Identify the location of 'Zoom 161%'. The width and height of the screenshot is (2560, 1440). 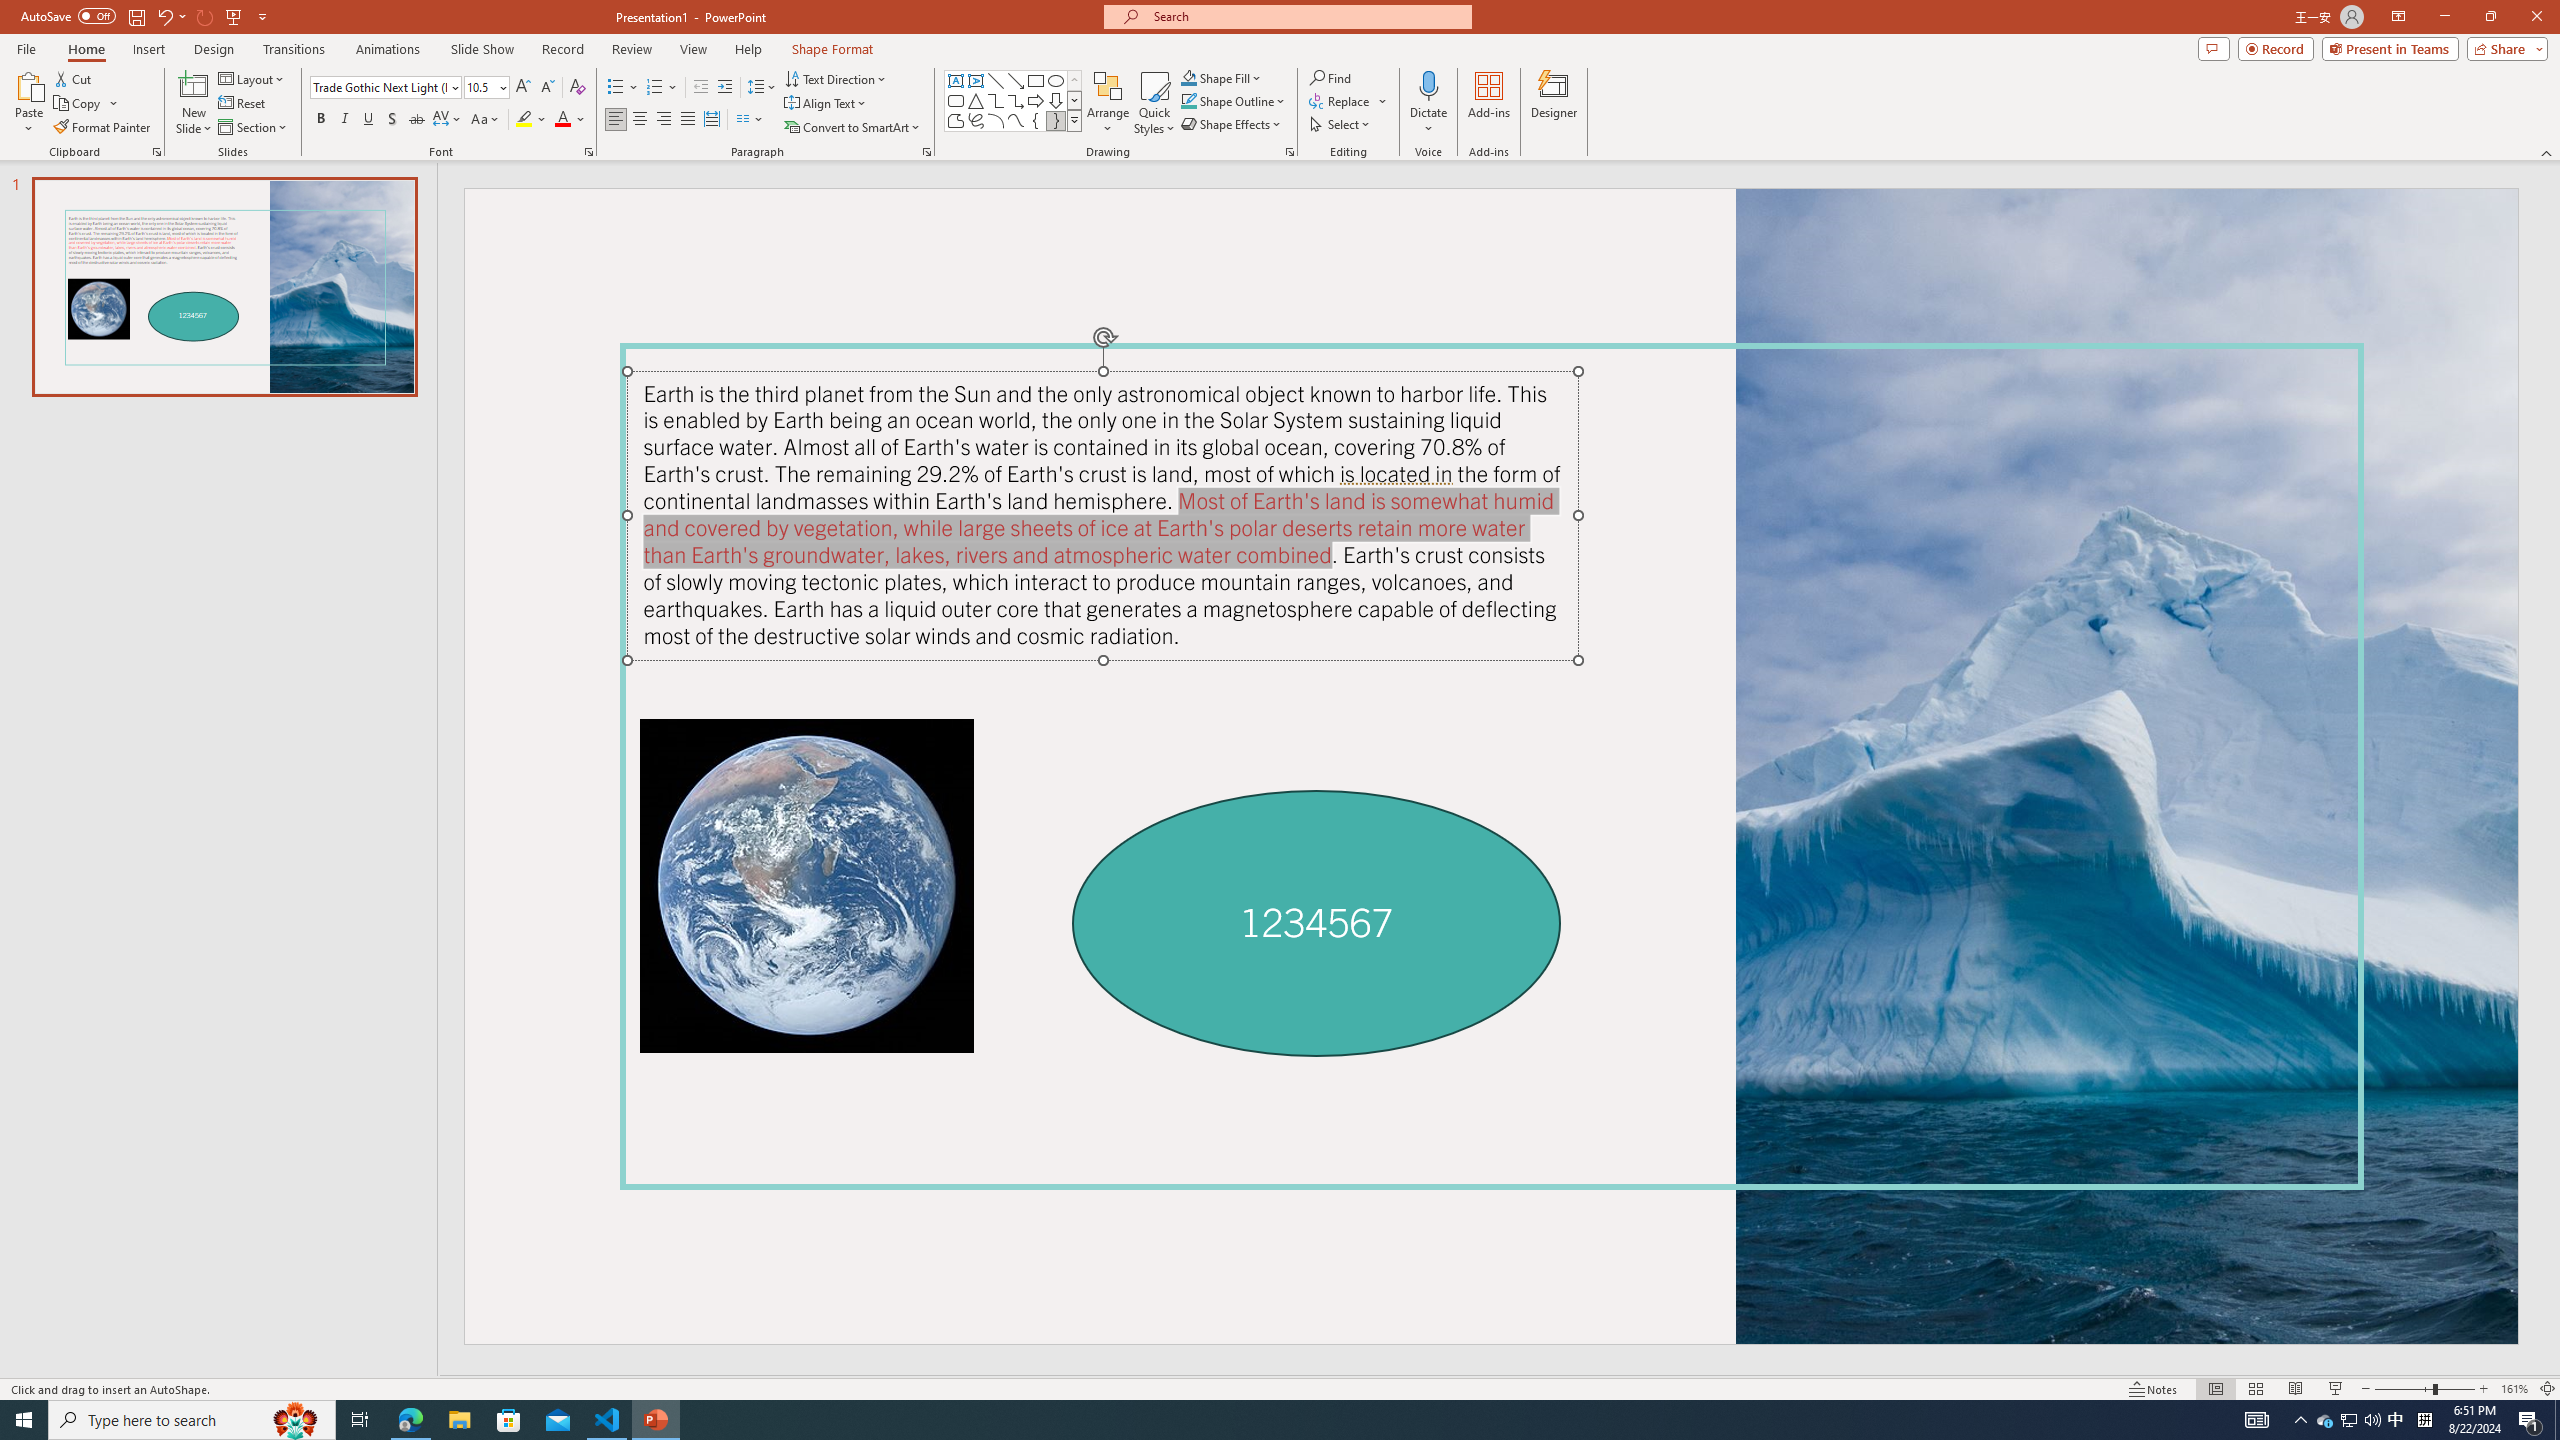
(2515, 1389).